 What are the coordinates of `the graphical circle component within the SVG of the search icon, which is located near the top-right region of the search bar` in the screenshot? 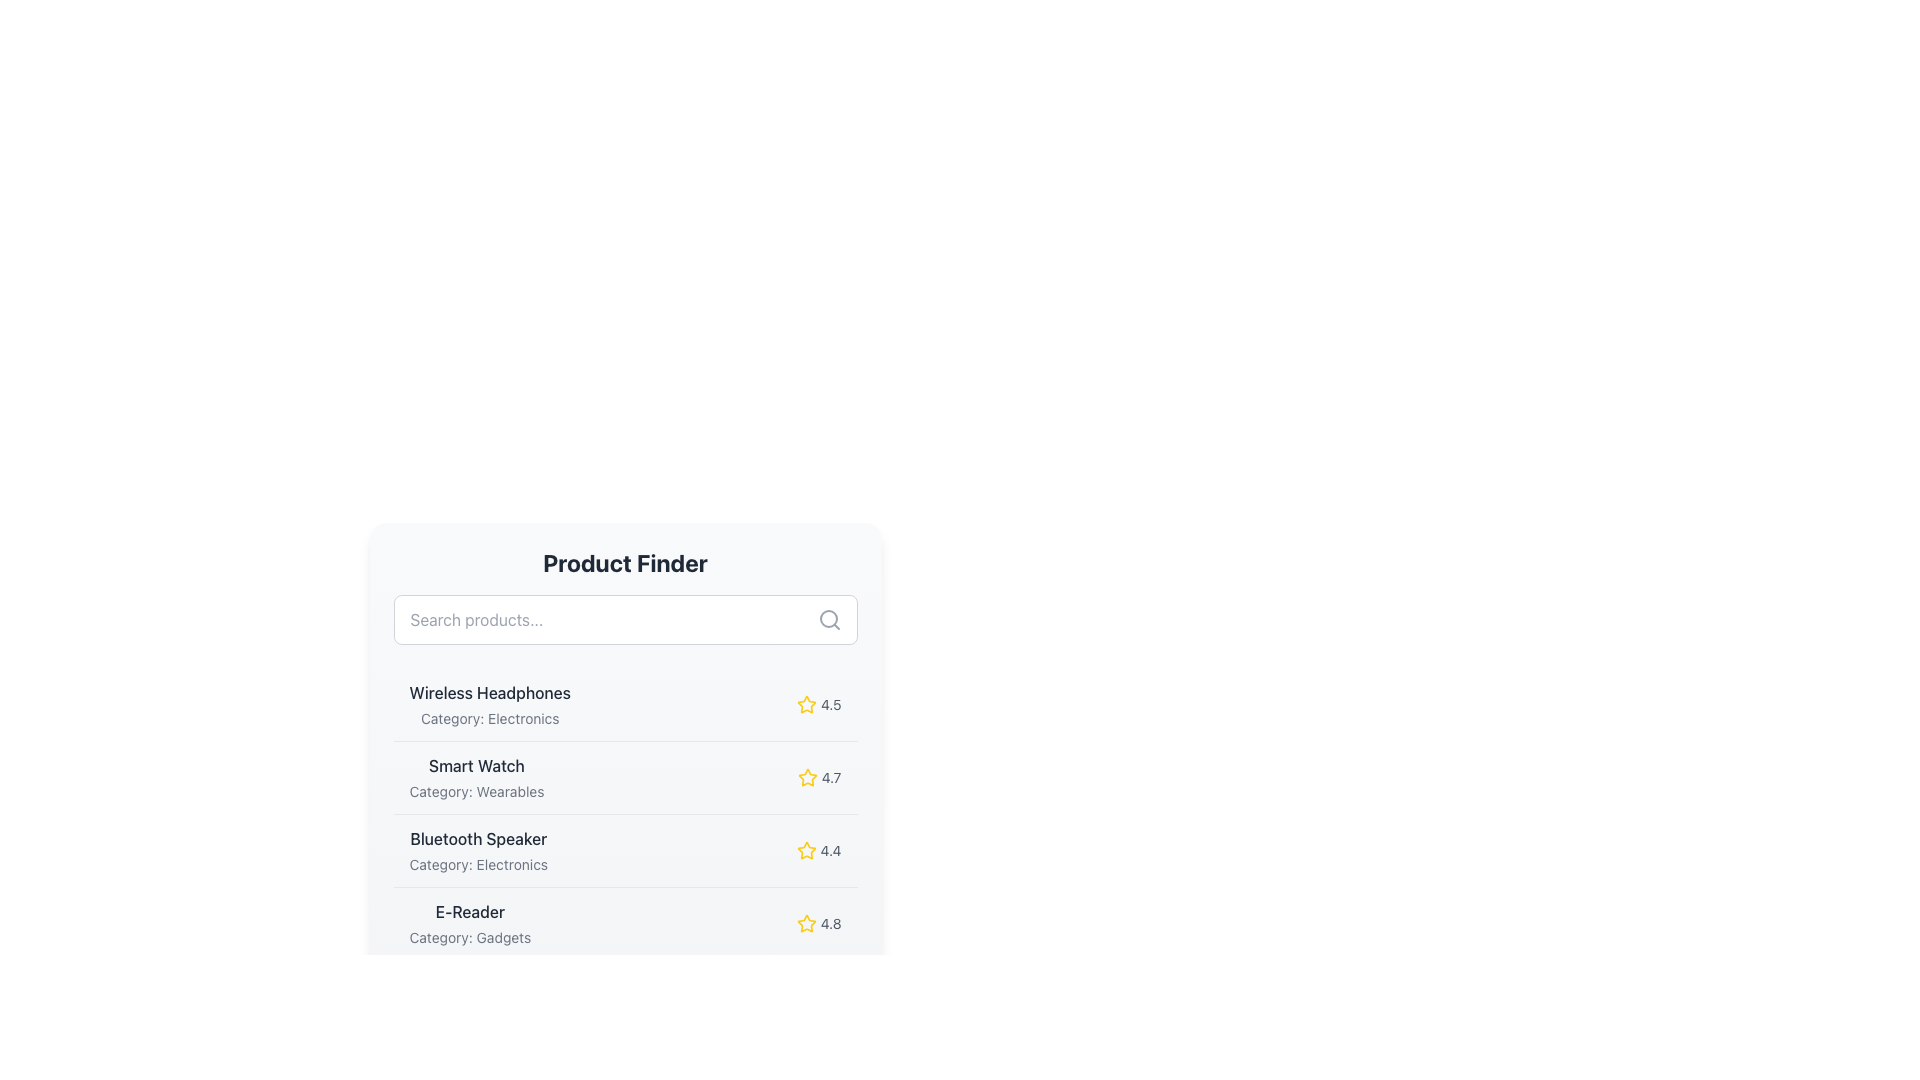 It's located at (828, 617).